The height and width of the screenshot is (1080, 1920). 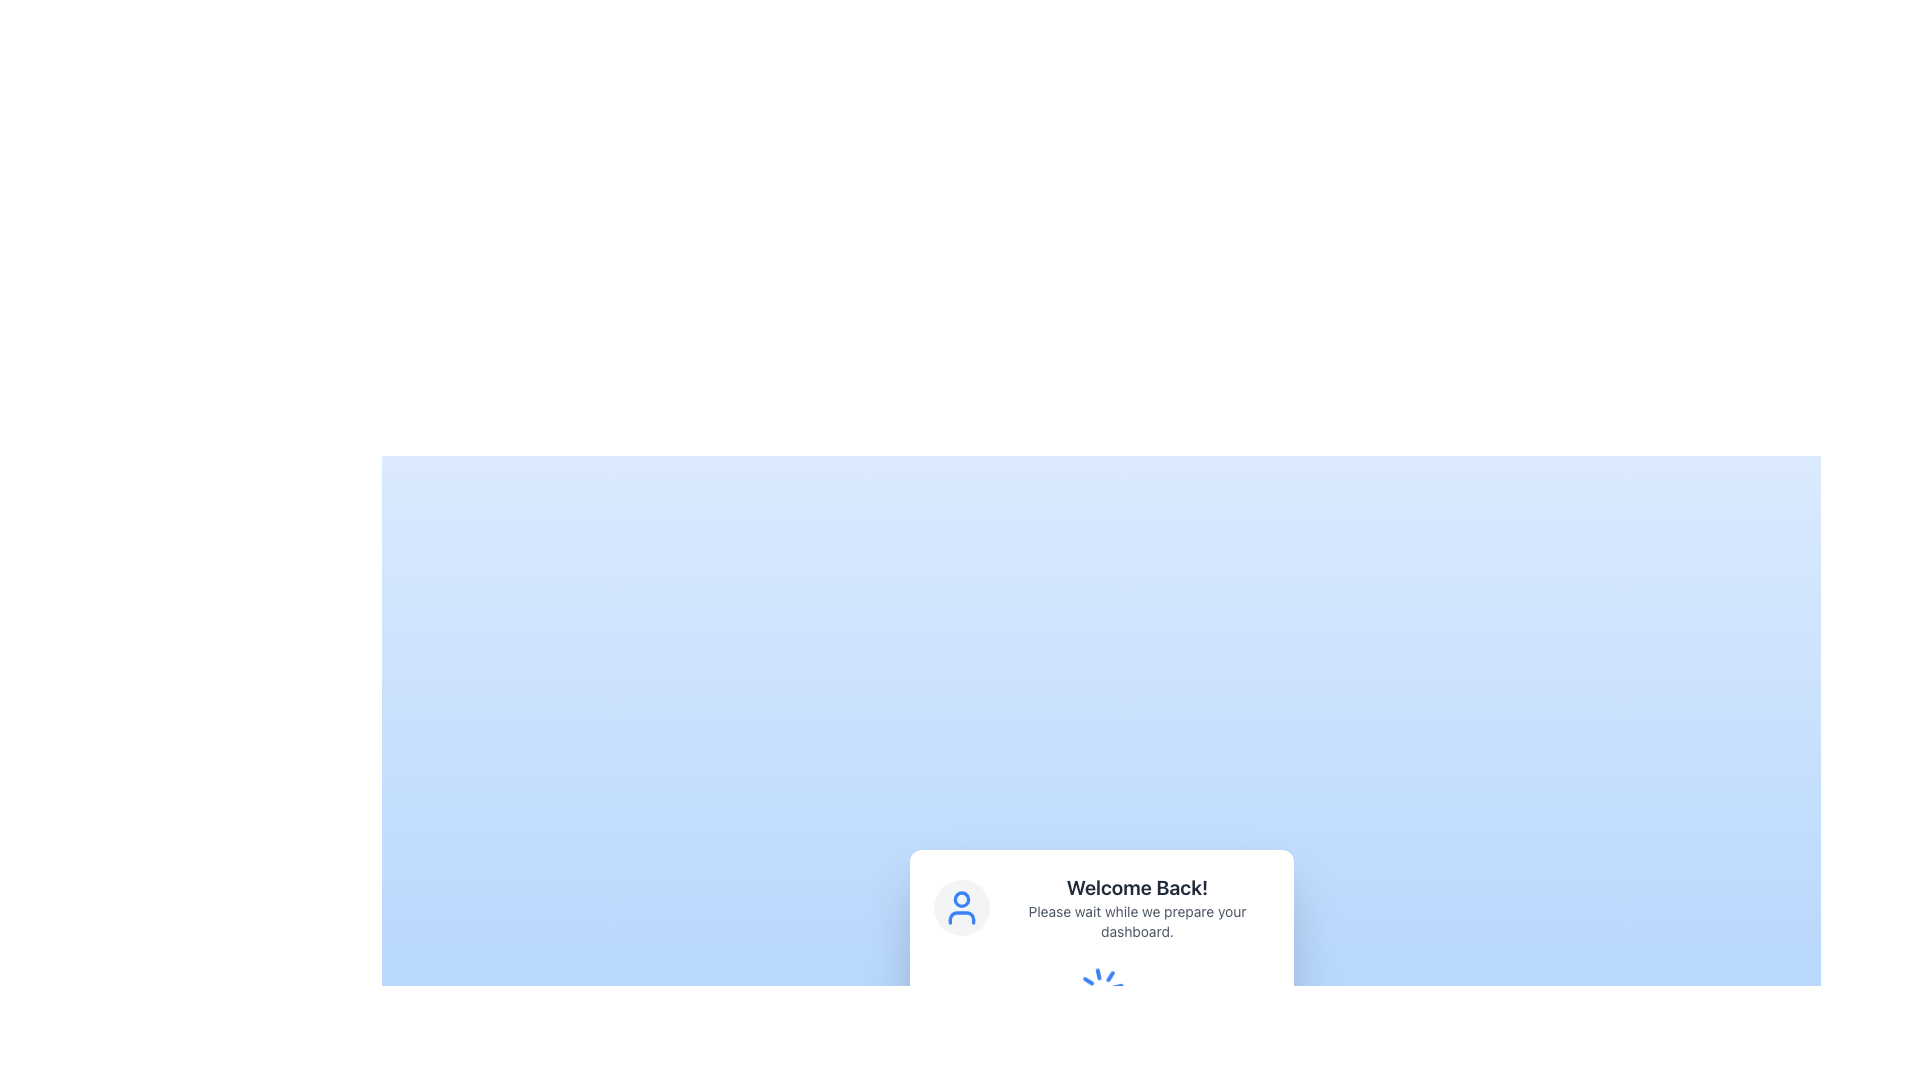 What do you see at coordinates (1100, 990) in the screenshot?
I see `the vibrant blue circular spinner that is centered beneath the 'Welcome Back!' text, indicating a loading or processing state` at bounding box center [1100, 990].